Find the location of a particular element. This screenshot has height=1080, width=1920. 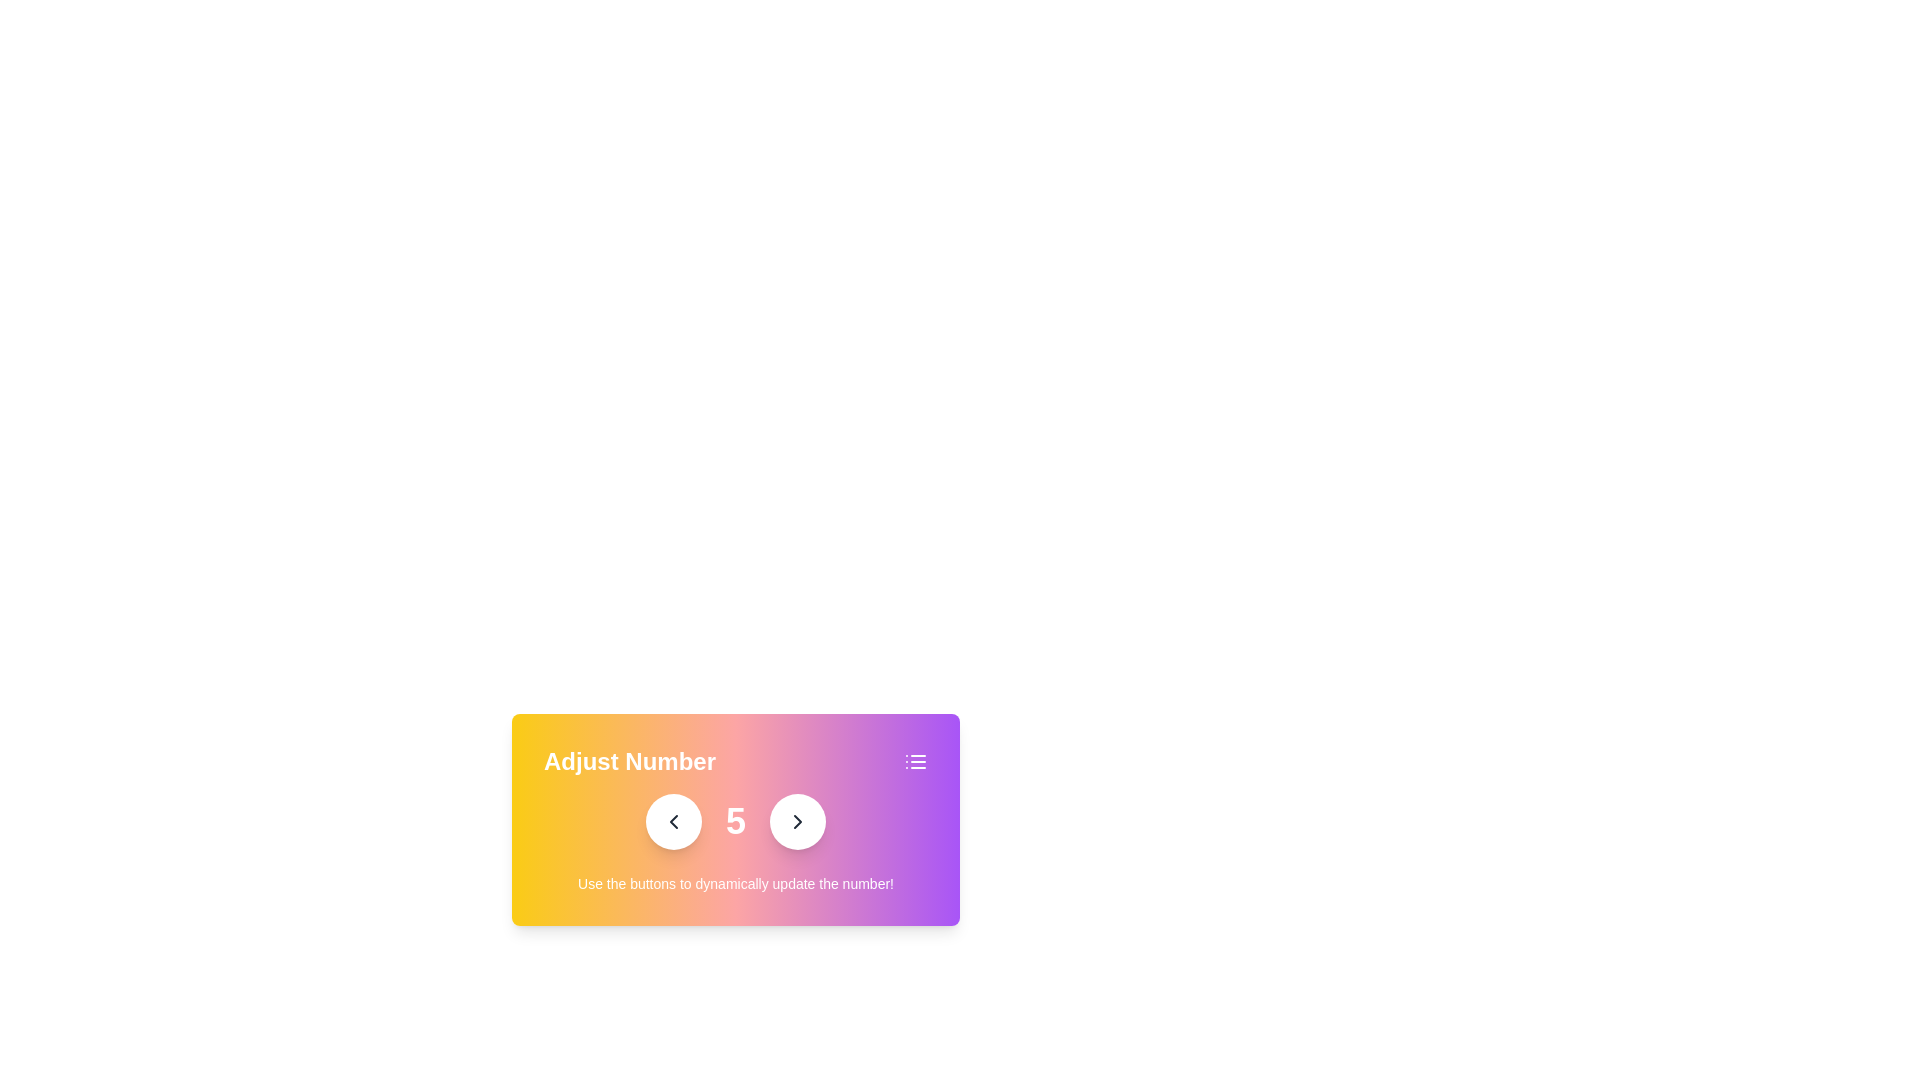

the instructive text label that indicates the use of buttons for adjusting a number dynamically, located below the numeric display and navigation buttons is located at coordinates (734, 882).